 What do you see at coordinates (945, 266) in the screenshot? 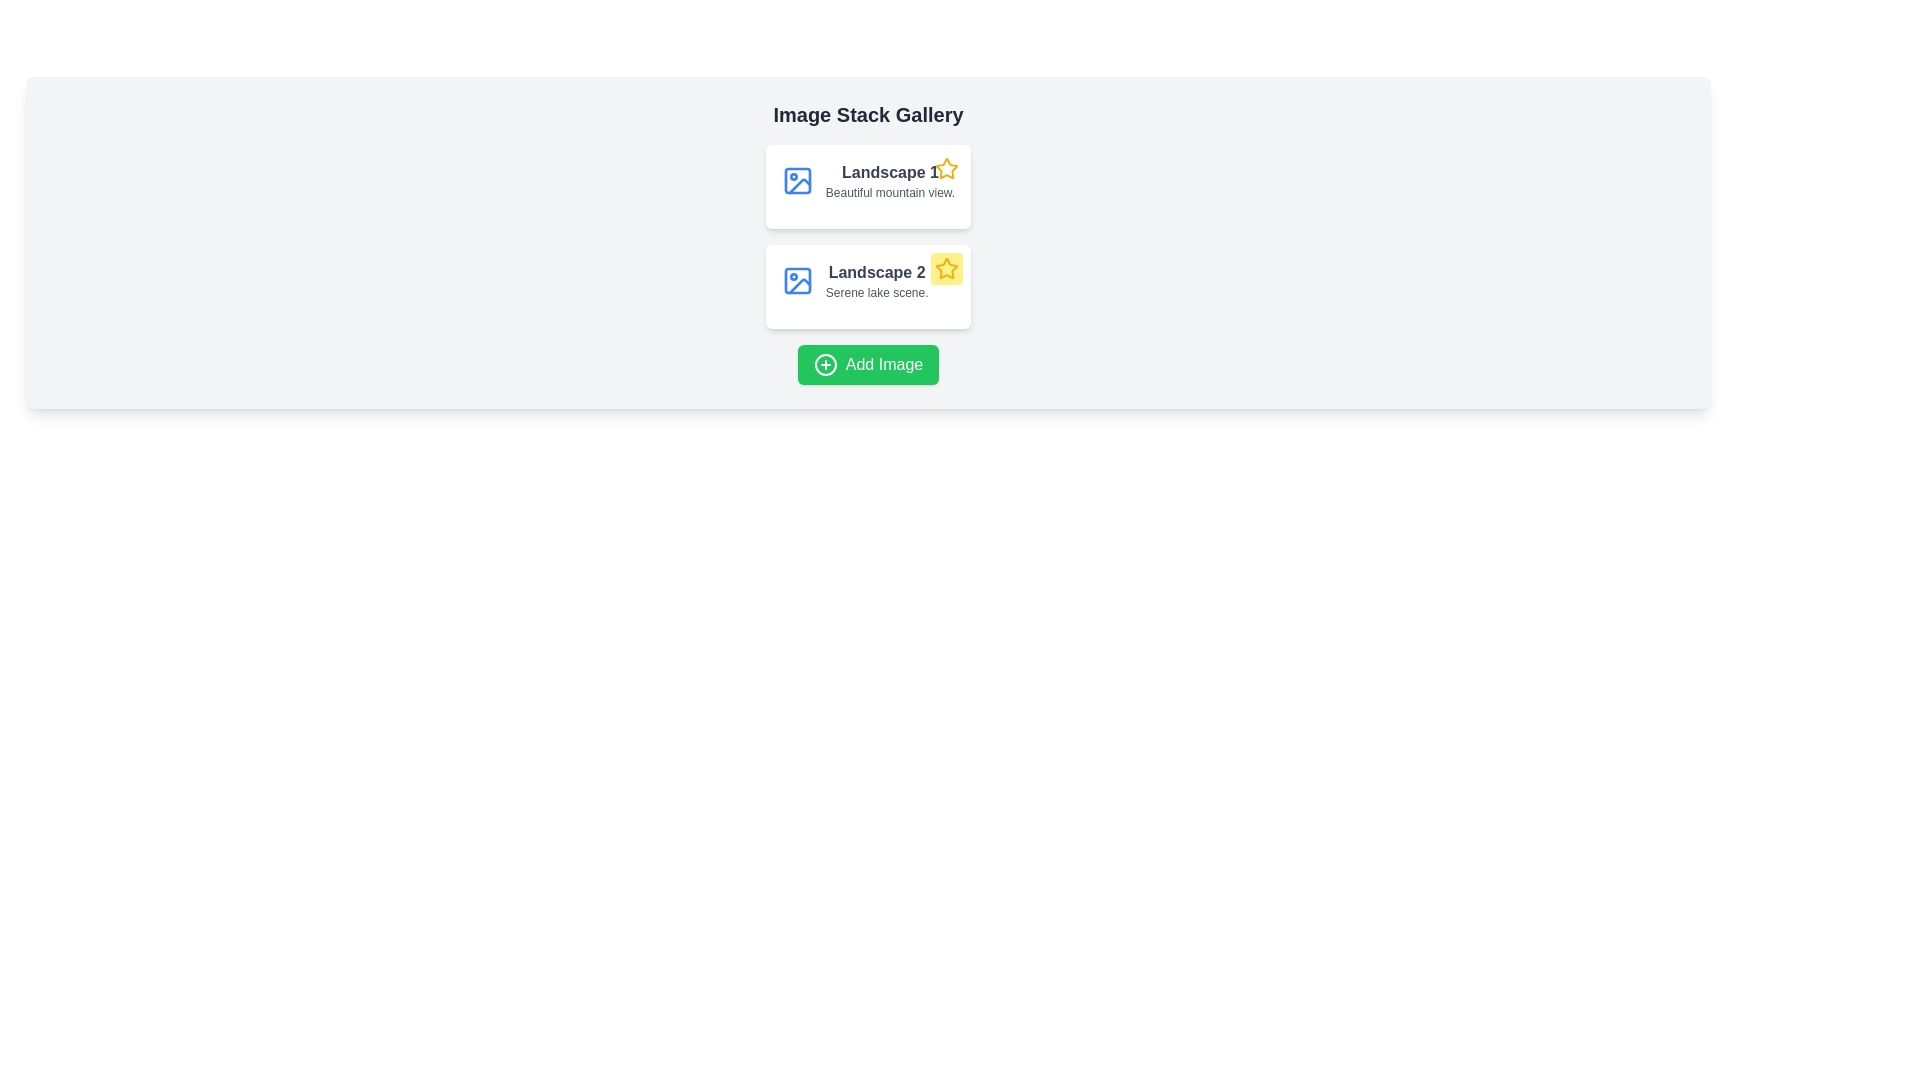
I see `the star-shaped SVG icon with a yellow fill and black outlines located beside the 'Landscape 2' label in the second row of the gallery to interact with it` at bounding box center [945, 266].